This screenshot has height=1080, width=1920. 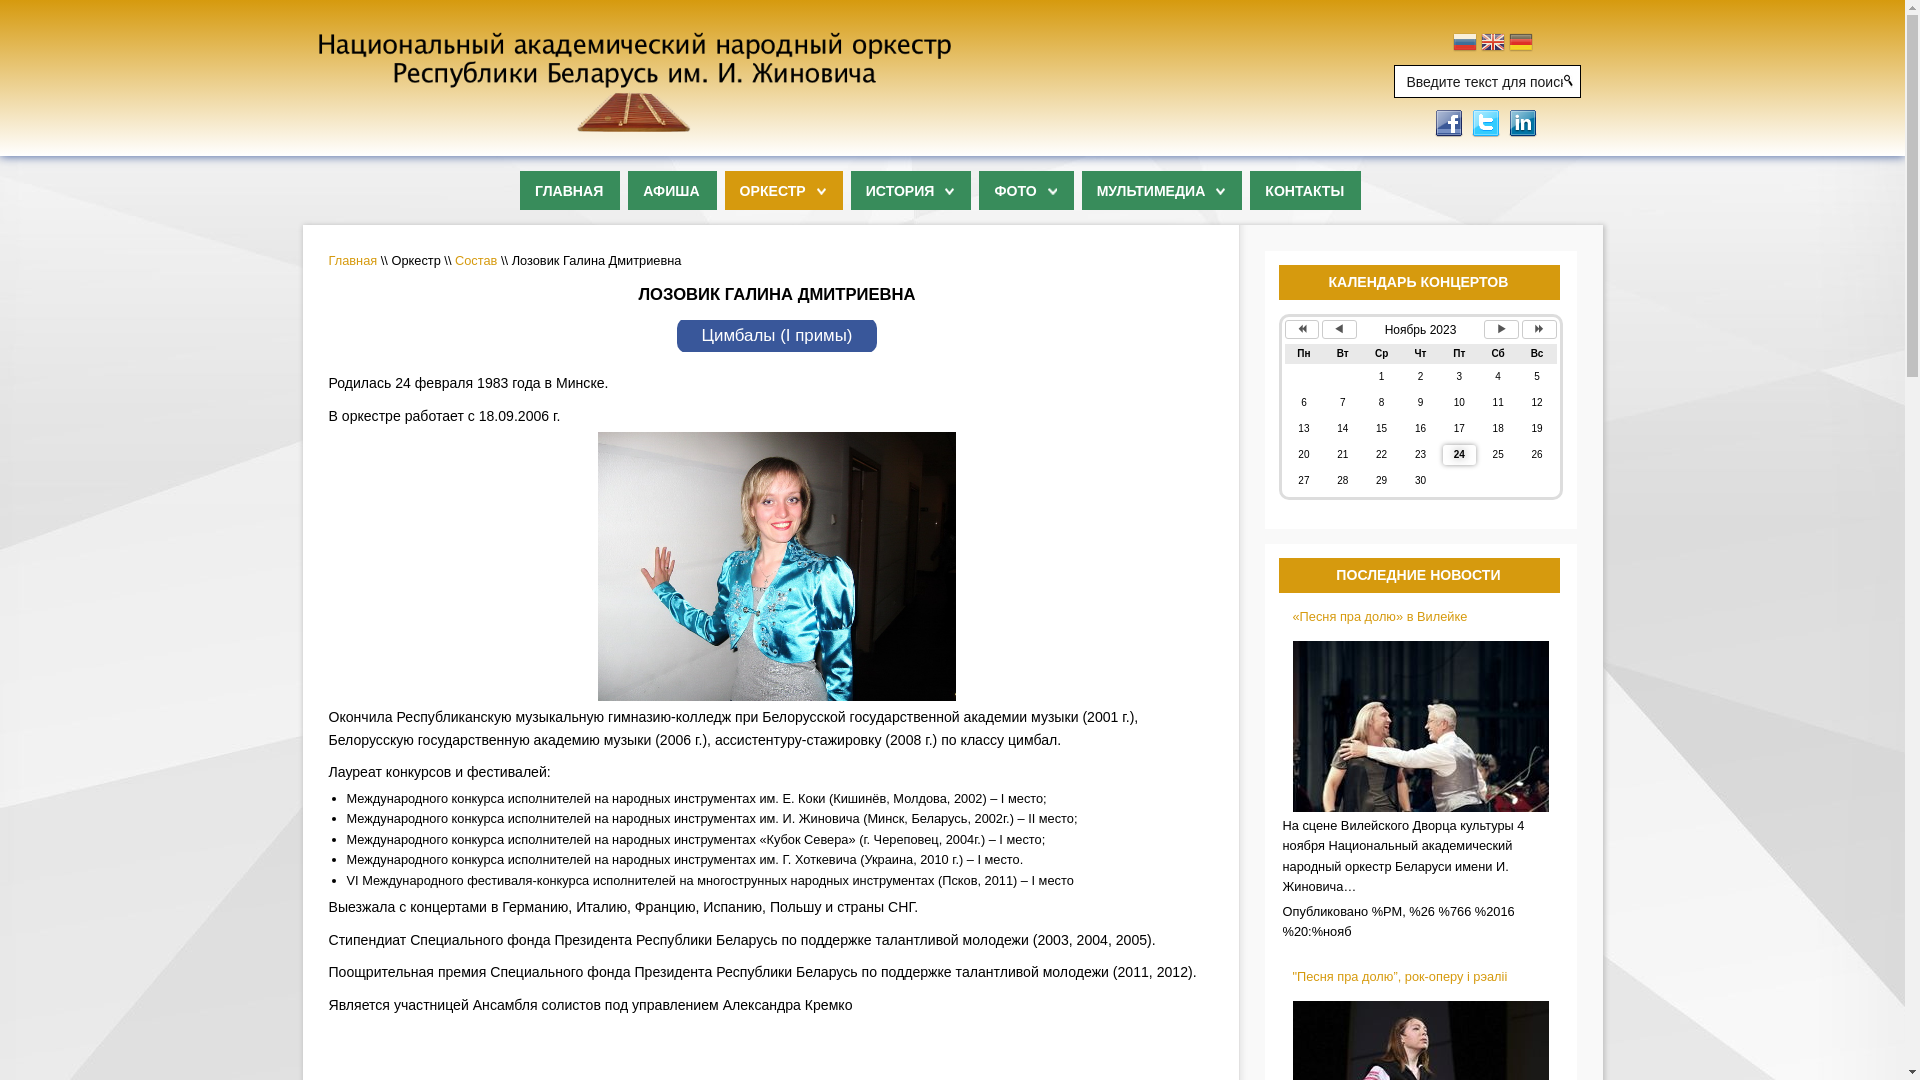 What do you see at coordinates (1481, 44) in the screenshot?
I see `'English'` at bounding box center [1481, 44].